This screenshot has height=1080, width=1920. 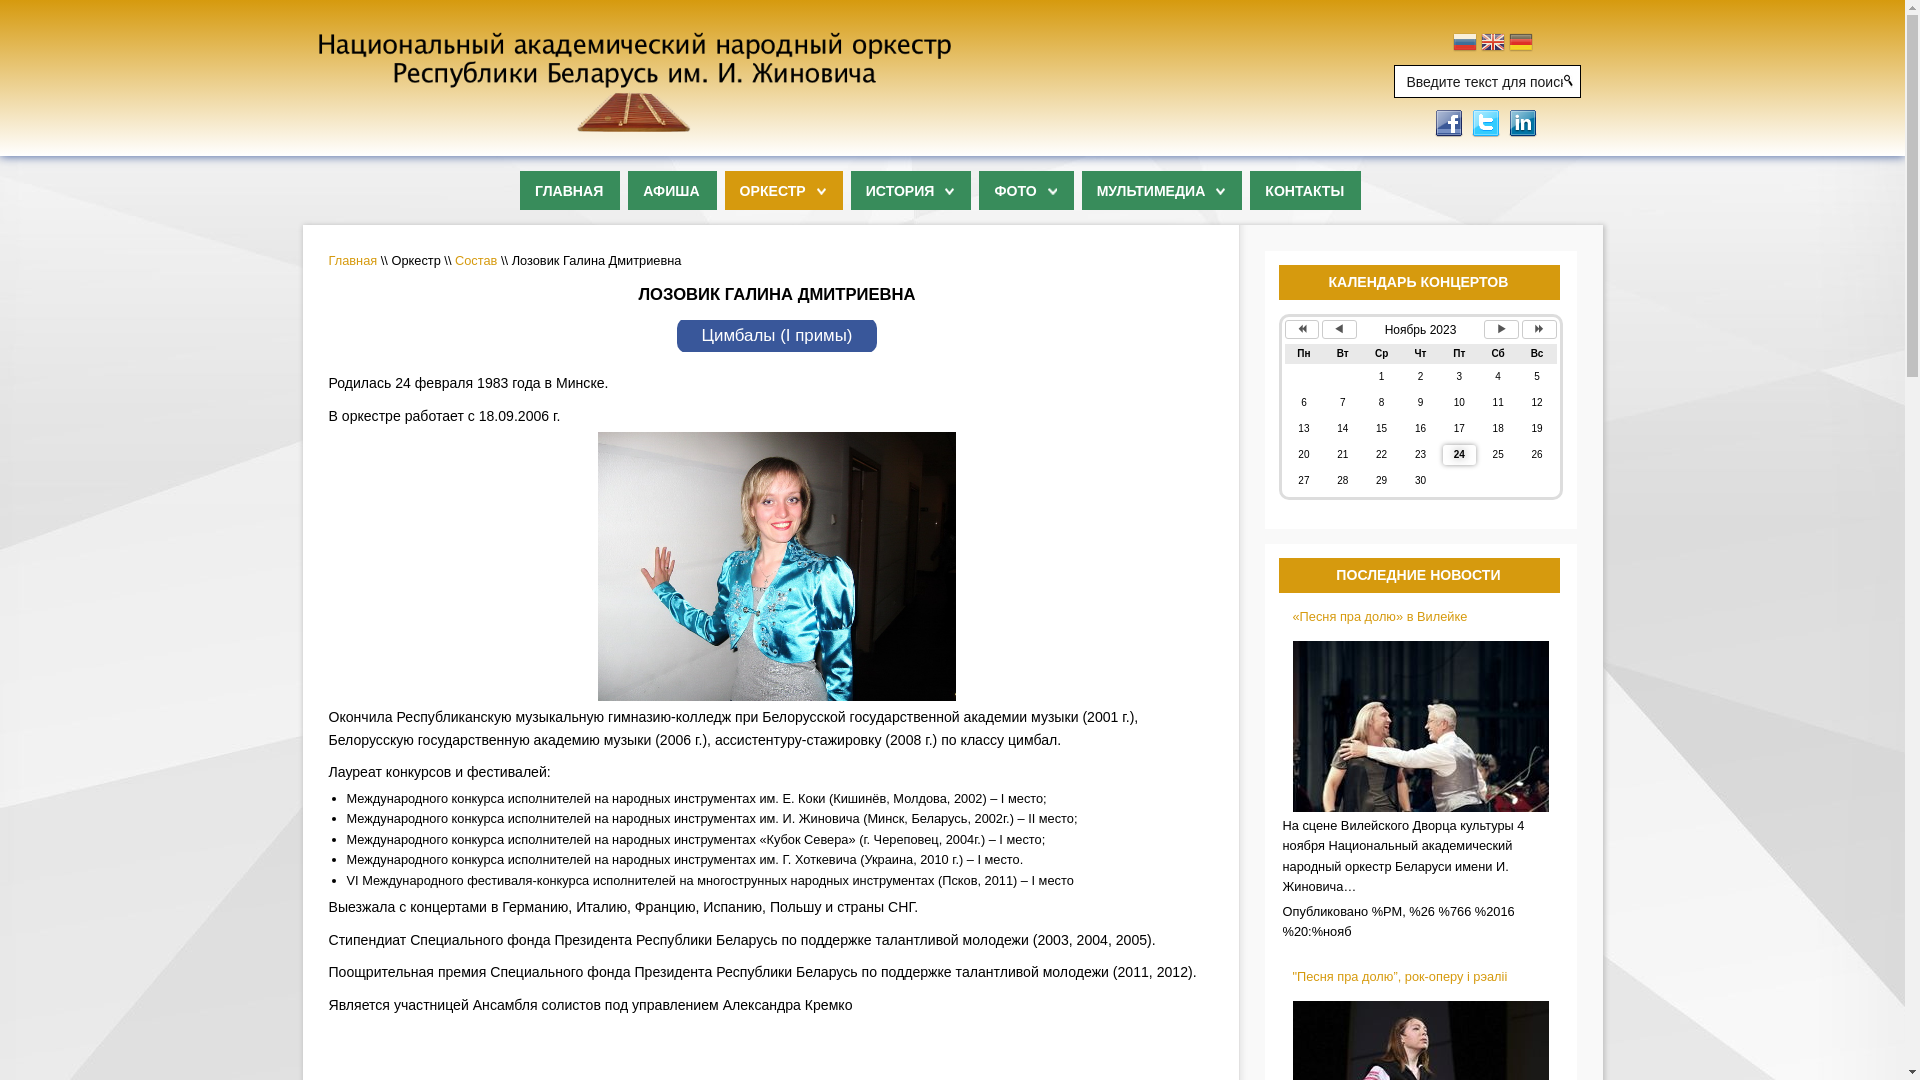 What do you see at coordinates (1481, 44) in the screenshot?
I see `'English'` at bounding box center [1481, 44].